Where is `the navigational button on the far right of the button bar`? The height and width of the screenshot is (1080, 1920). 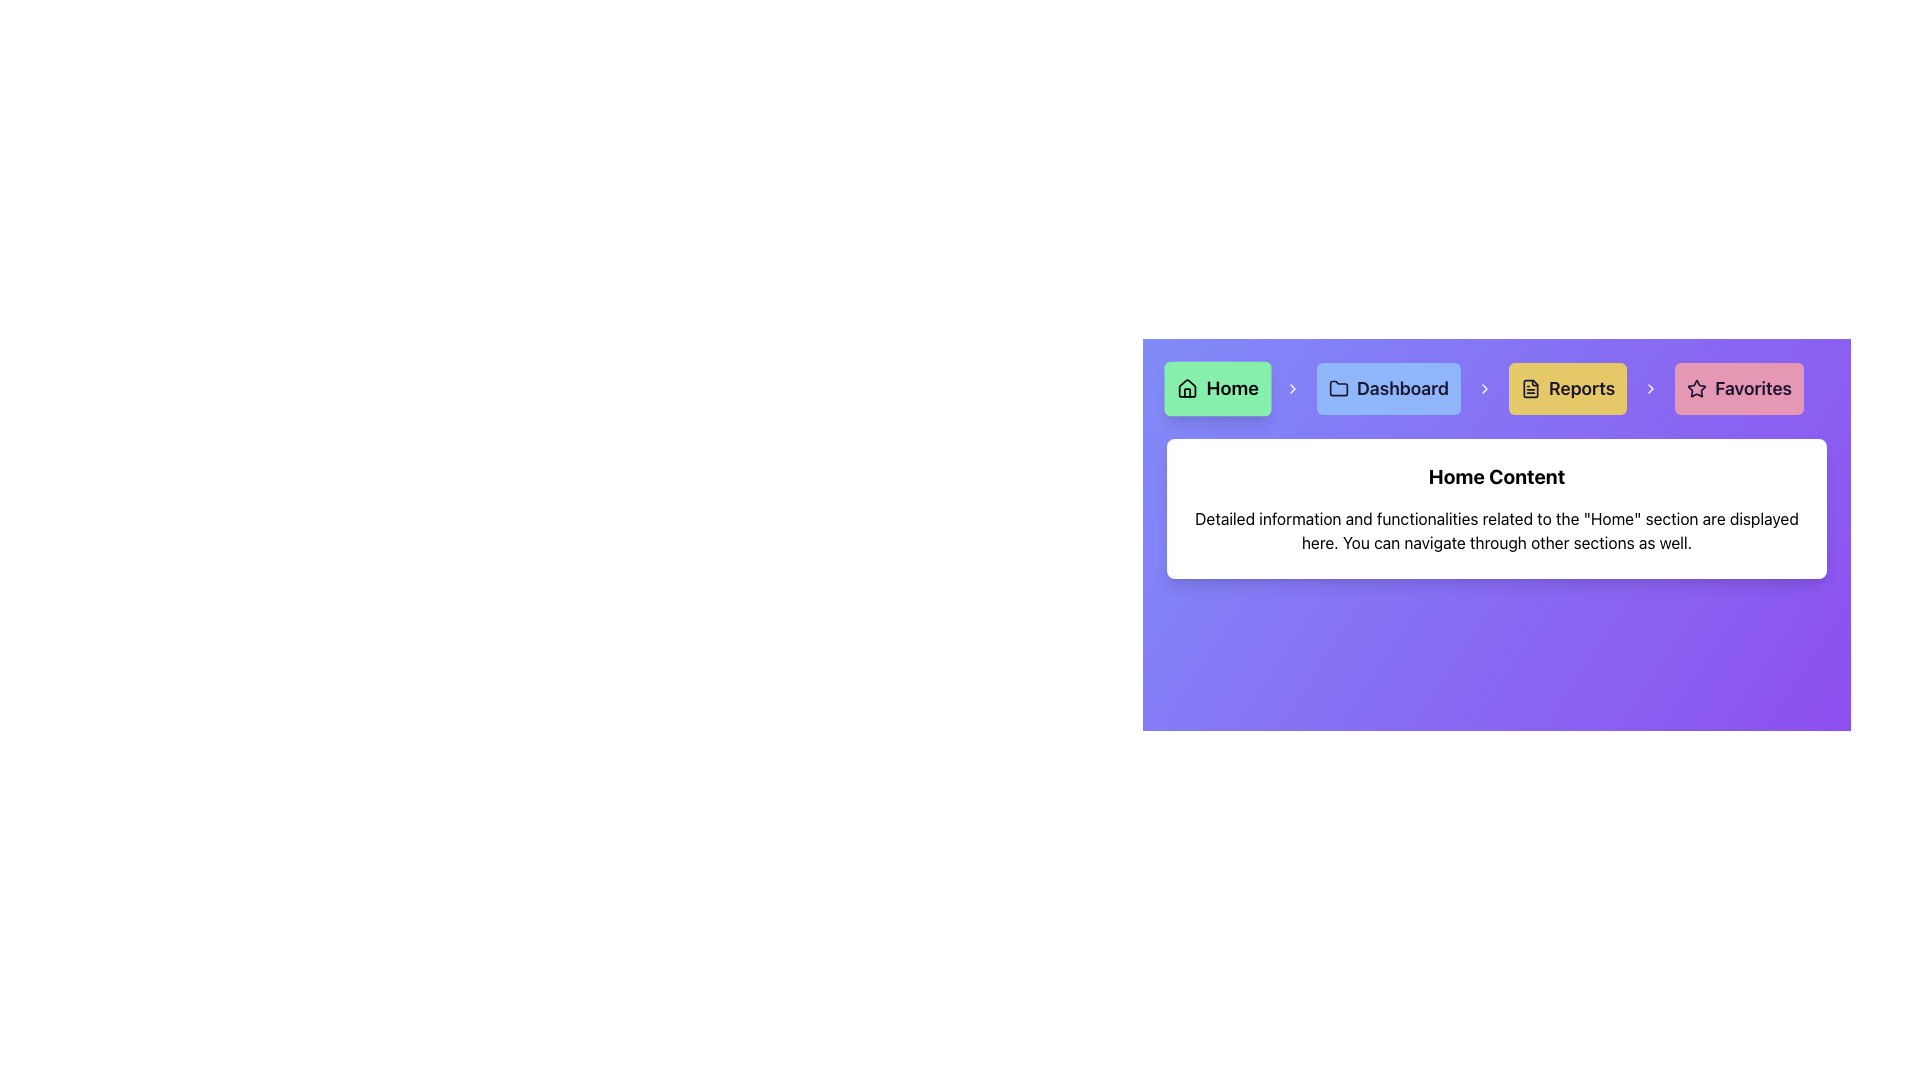 the navigational button on the far right of the button bar is located at coordinates (1737, 389).